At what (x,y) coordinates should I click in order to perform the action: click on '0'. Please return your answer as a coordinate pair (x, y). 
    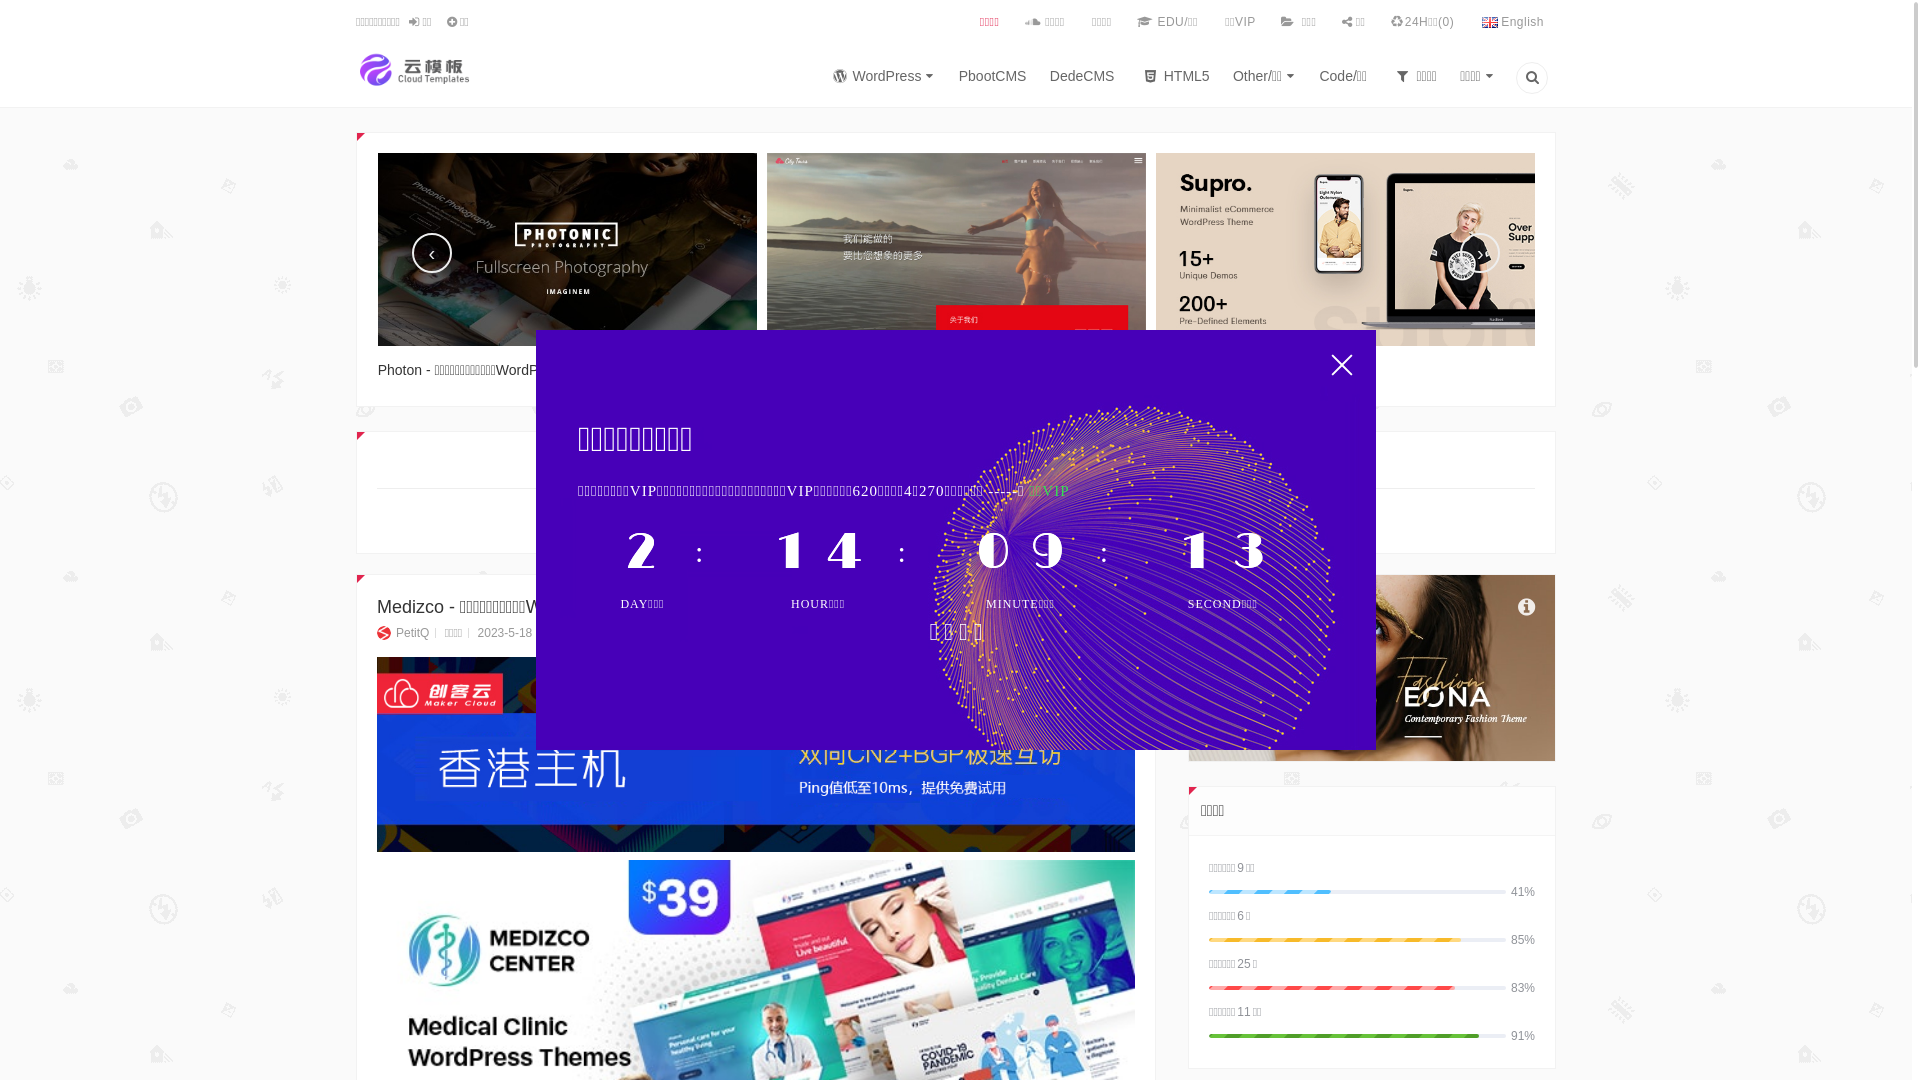
    Looking at the image, I should click on (617, 632).